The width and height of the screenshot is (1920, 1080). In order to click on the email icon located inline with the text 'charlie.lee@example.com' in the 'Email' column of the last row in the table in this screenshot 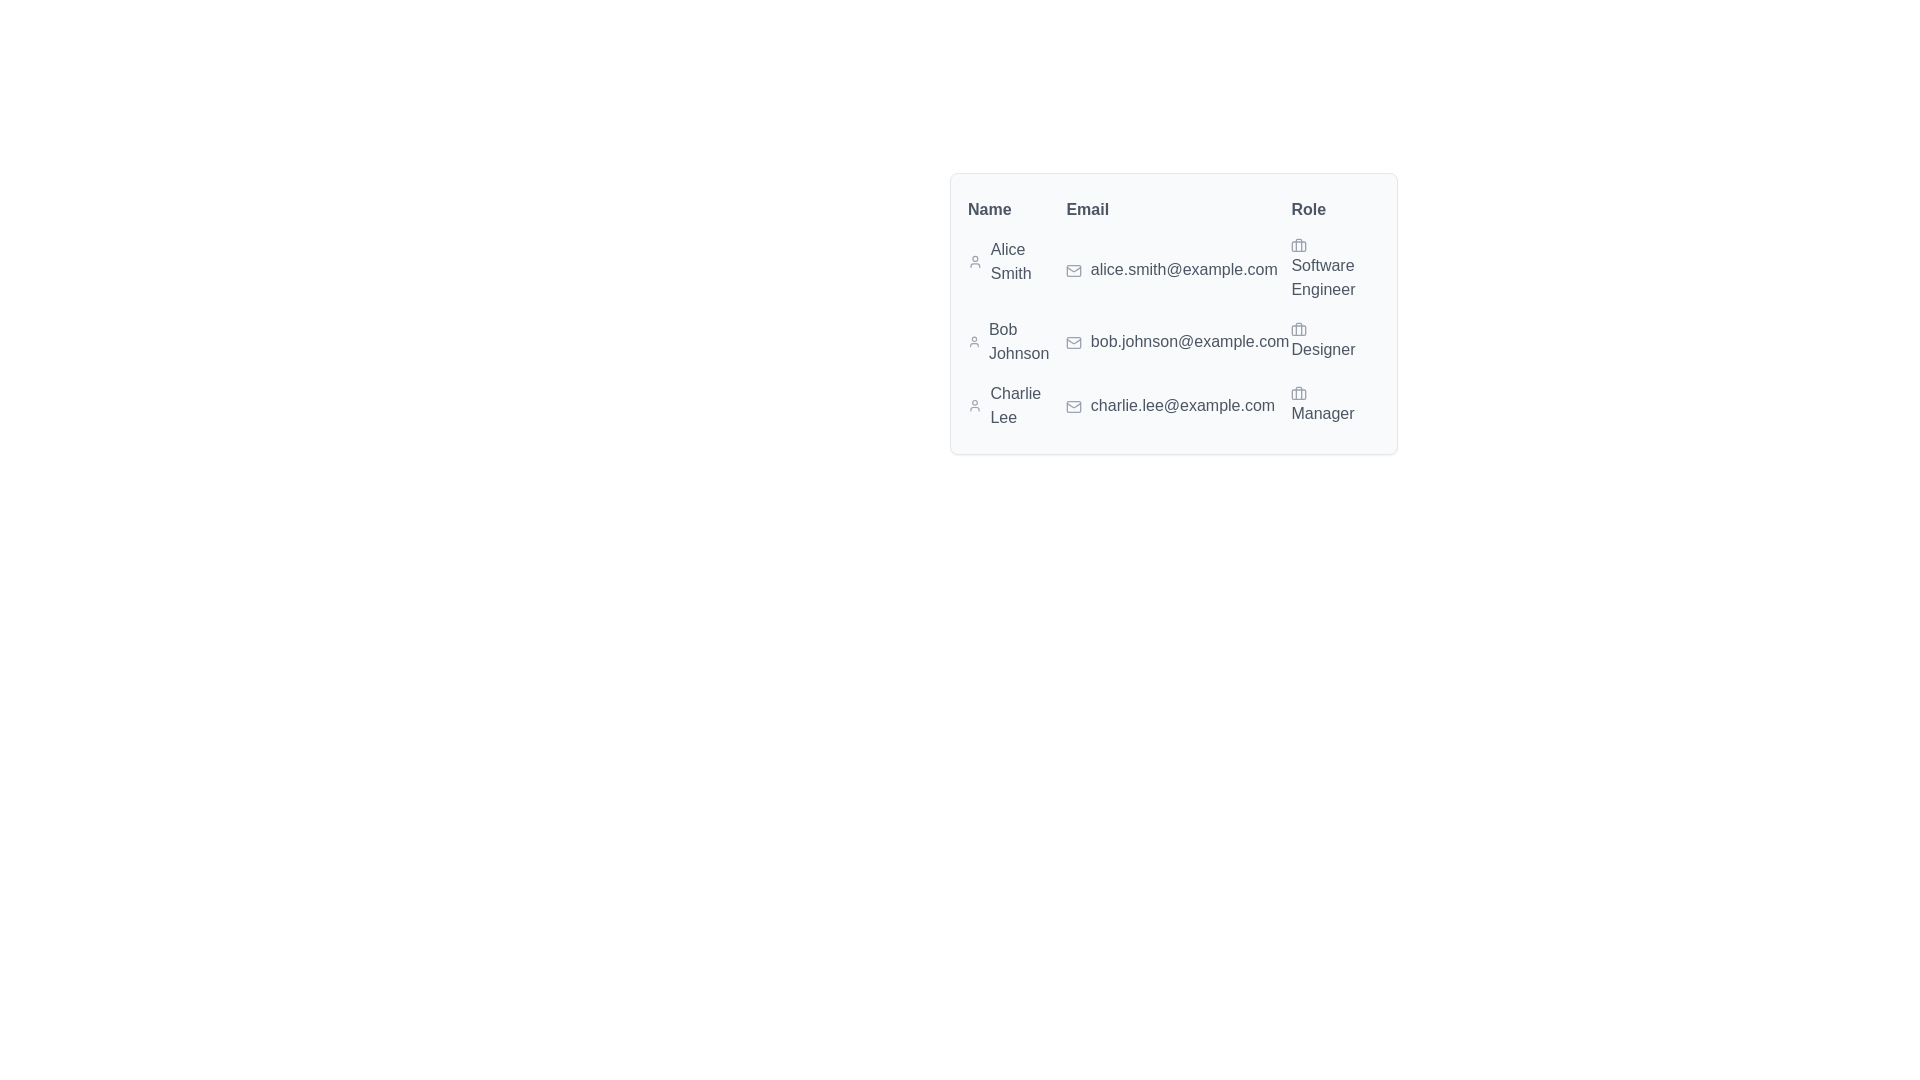, I will do `click(1073, 405)`.